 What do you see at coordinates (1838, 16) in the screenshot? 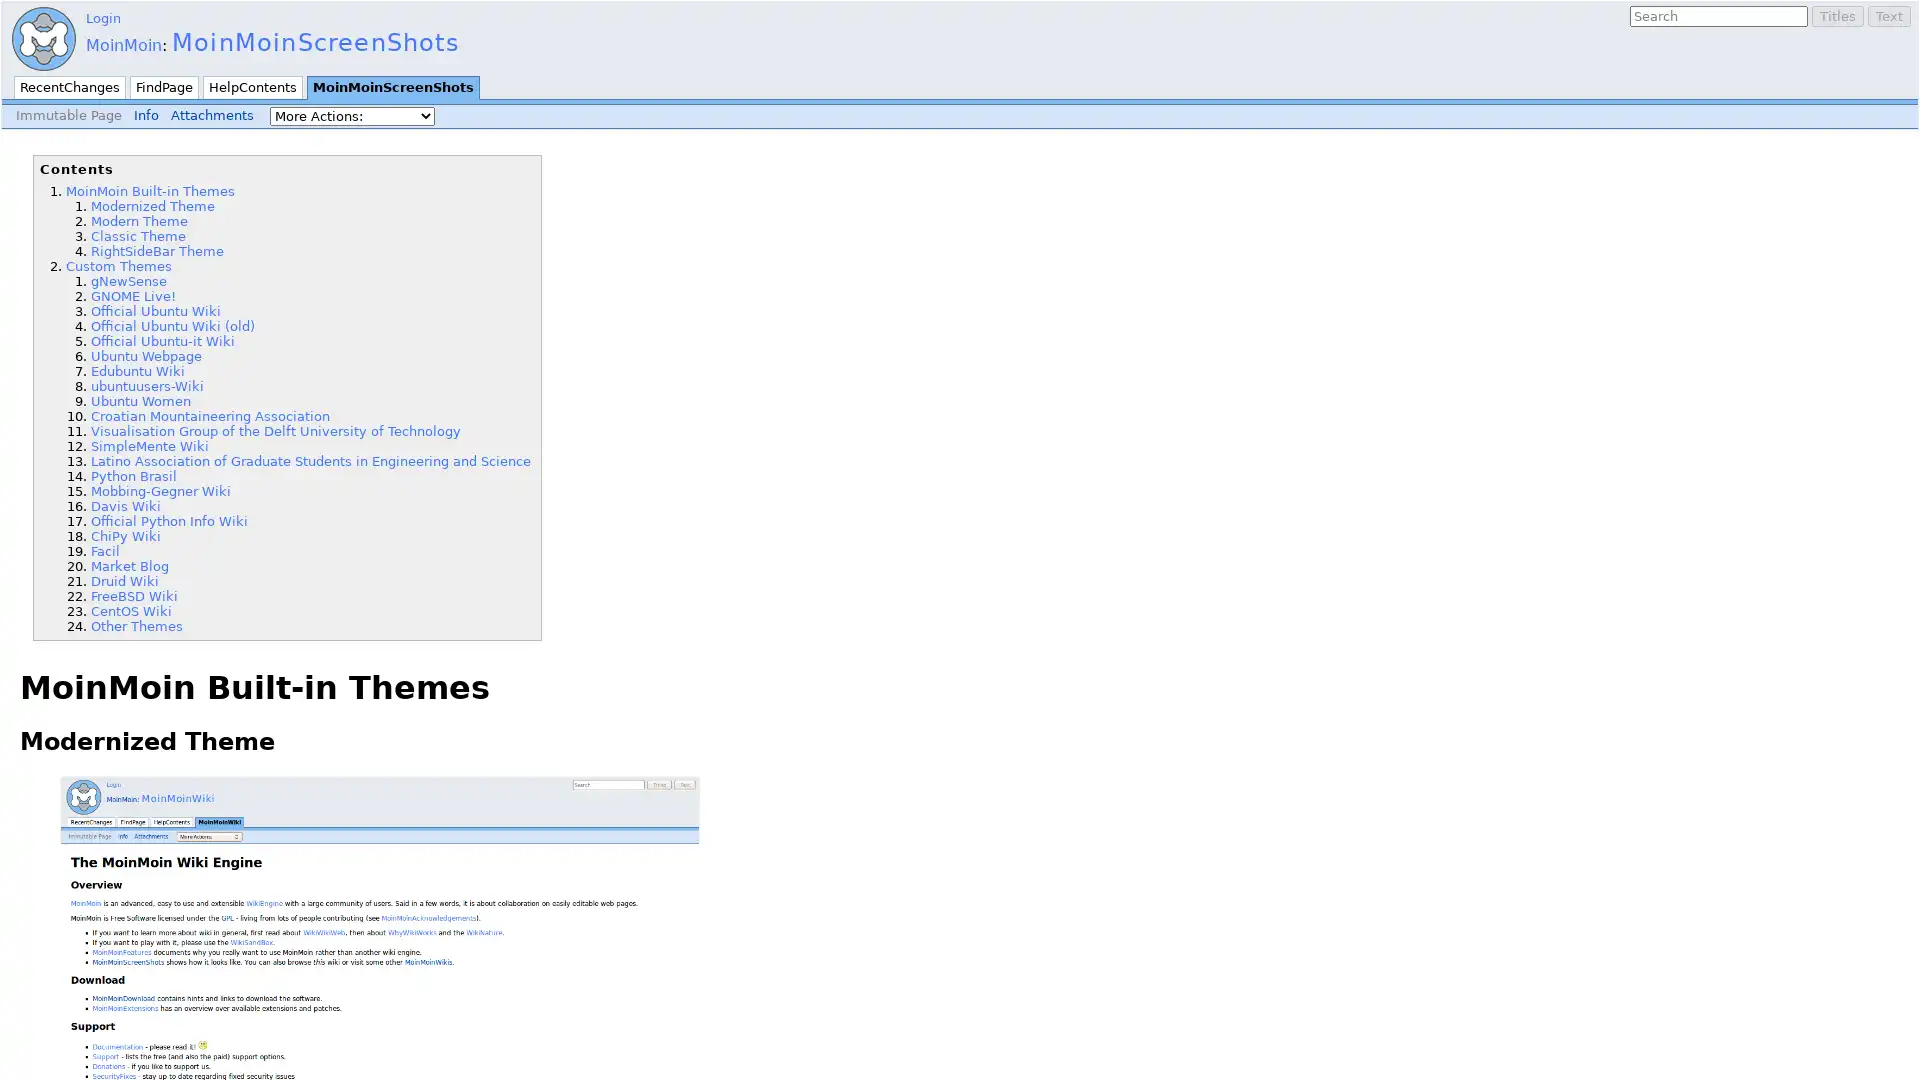
I see `Titles` at bounding box center [1838, 16].